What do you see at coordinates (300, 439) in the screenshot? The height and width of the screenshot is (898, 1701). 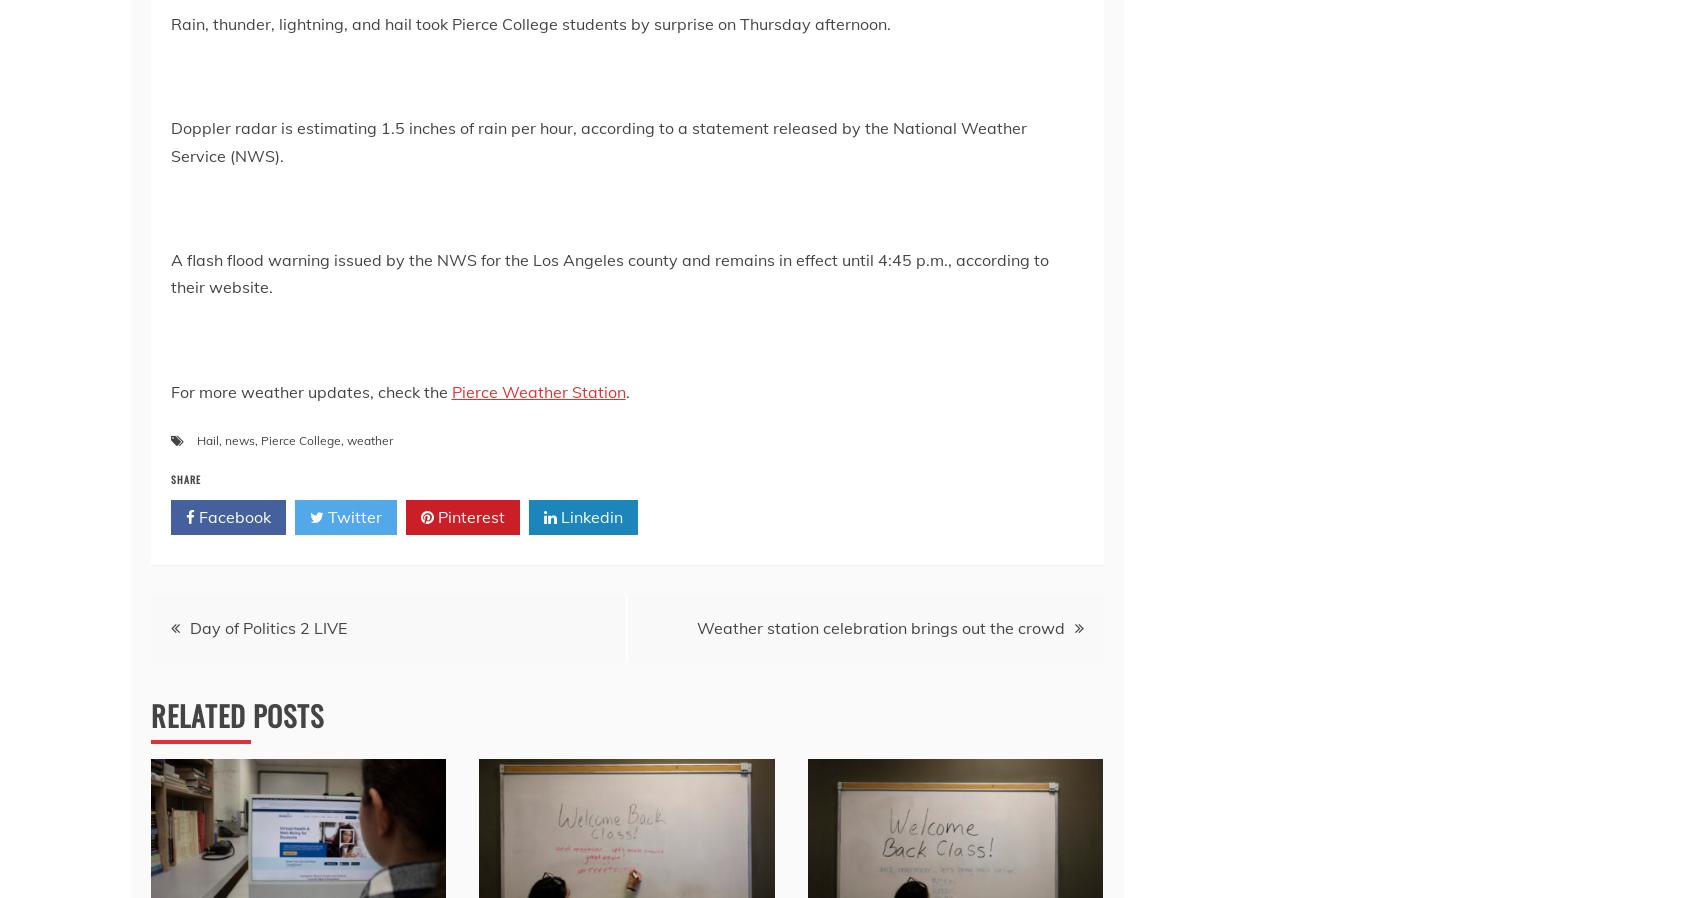 I see `'Pierce College'` at bounding box center [300, 439].